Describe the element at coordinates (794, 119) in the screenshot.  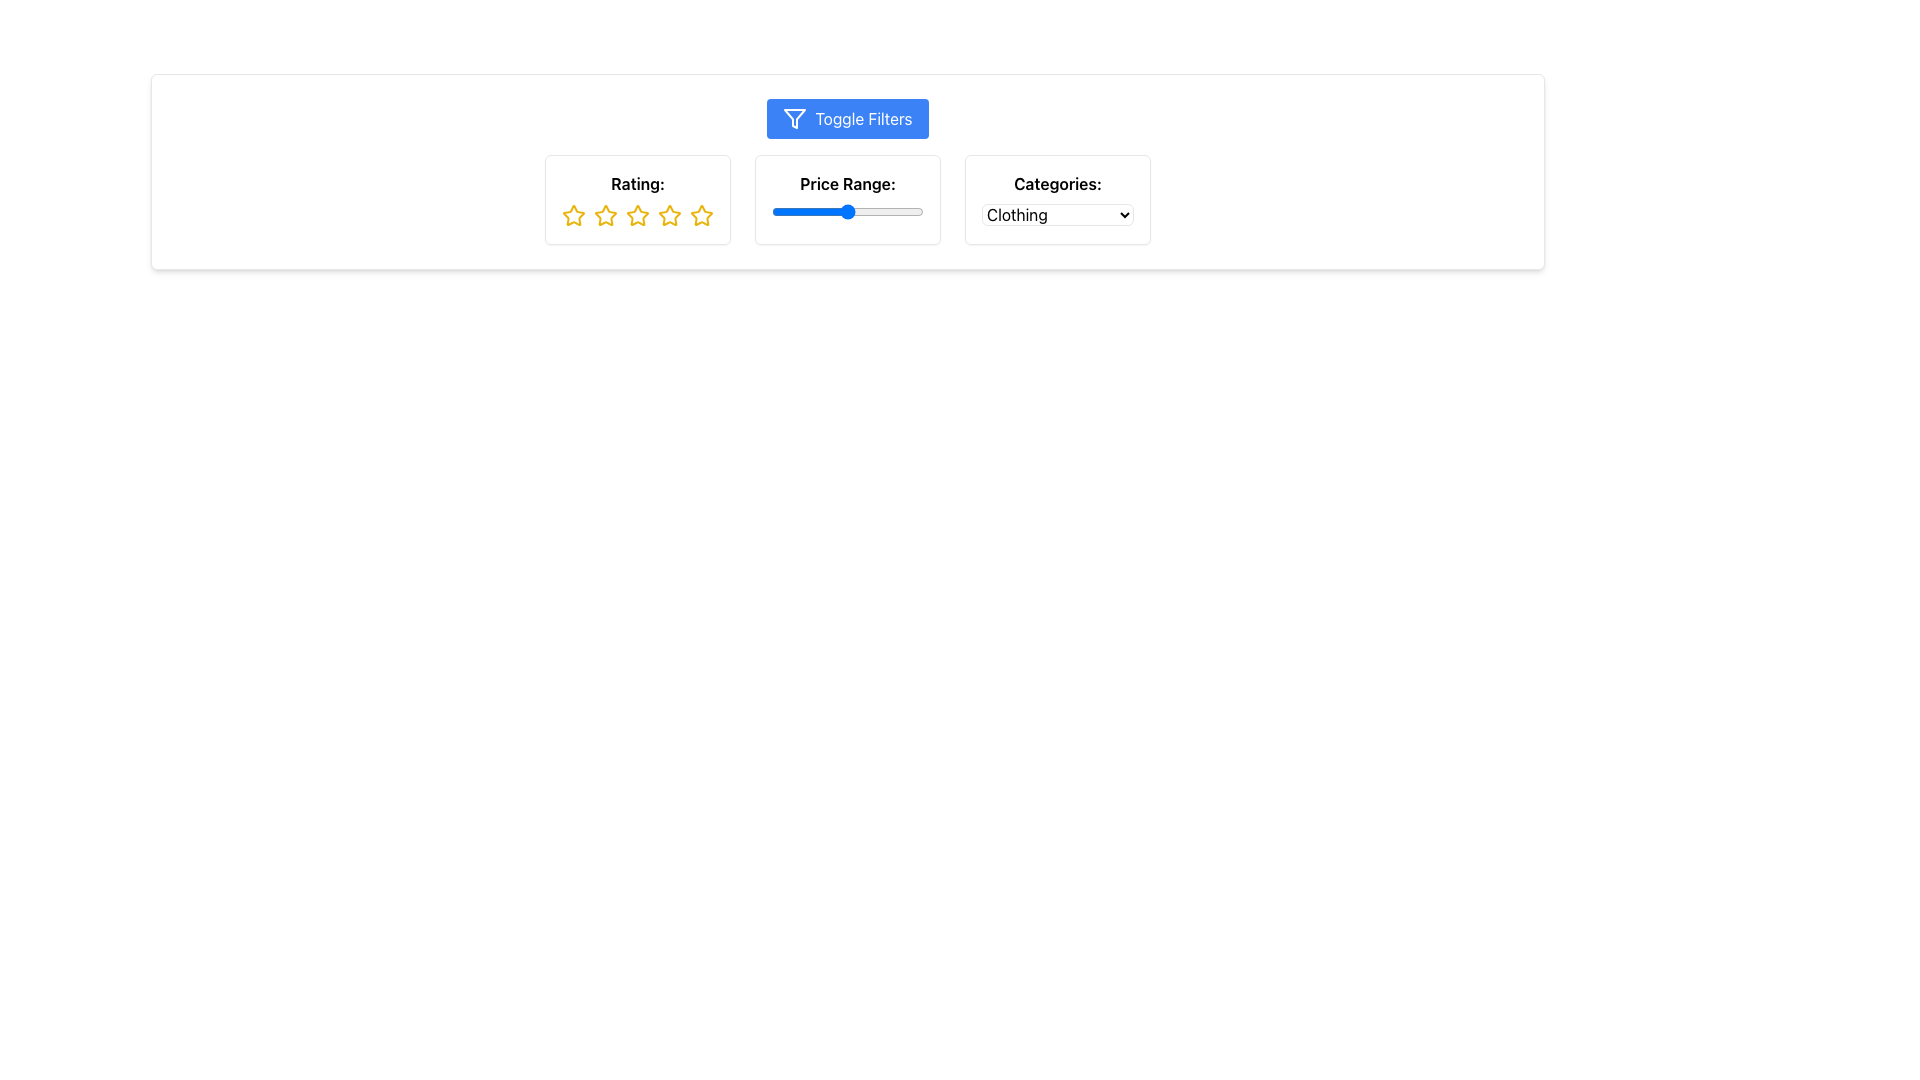
I see `the funnel icon in the toggle filter button labeled 'Toggle Filters', which is visually centered and has a white fill on a blue background` at that location.